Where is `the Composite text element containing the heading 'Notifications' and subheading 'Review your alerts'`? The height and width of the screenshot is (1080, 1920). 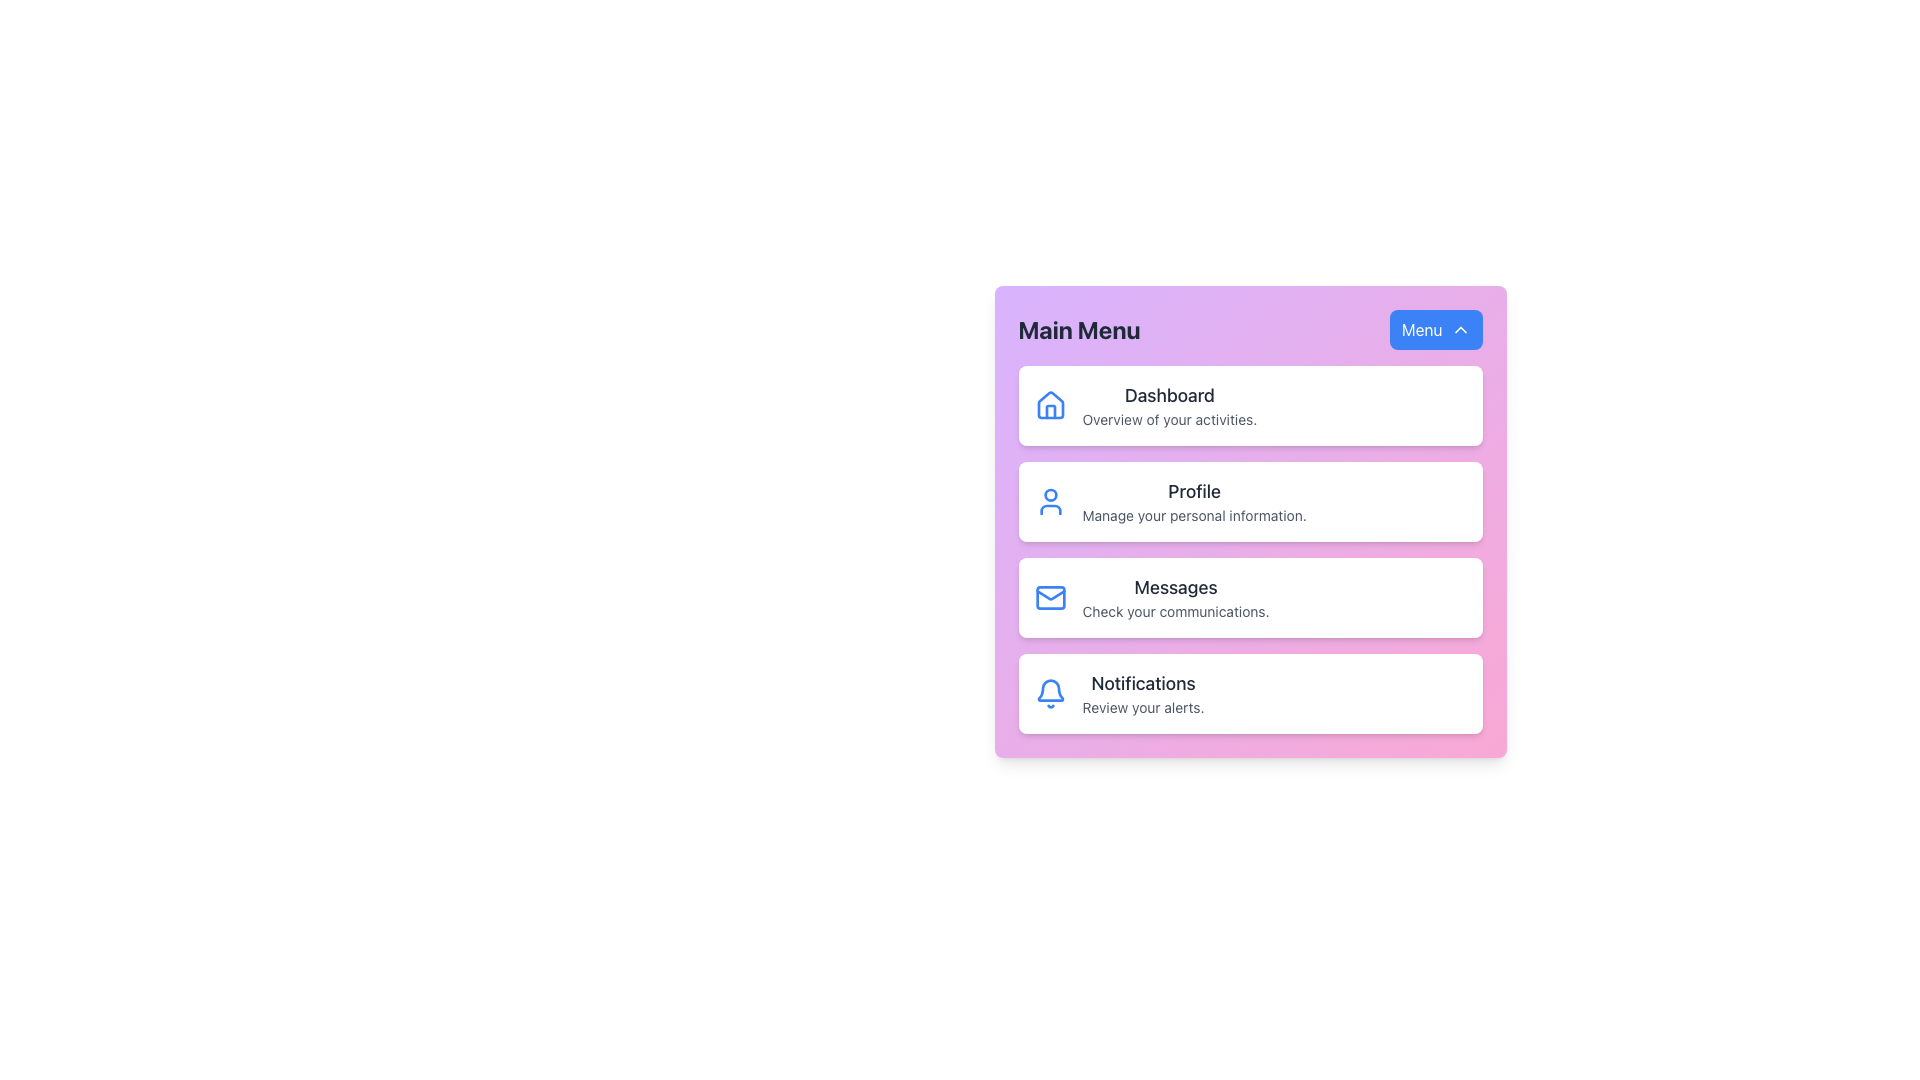
the Composite text element containing the heading 'Notifications' and subheading 'Review your alerts' is located at coordinates (1143, 693).